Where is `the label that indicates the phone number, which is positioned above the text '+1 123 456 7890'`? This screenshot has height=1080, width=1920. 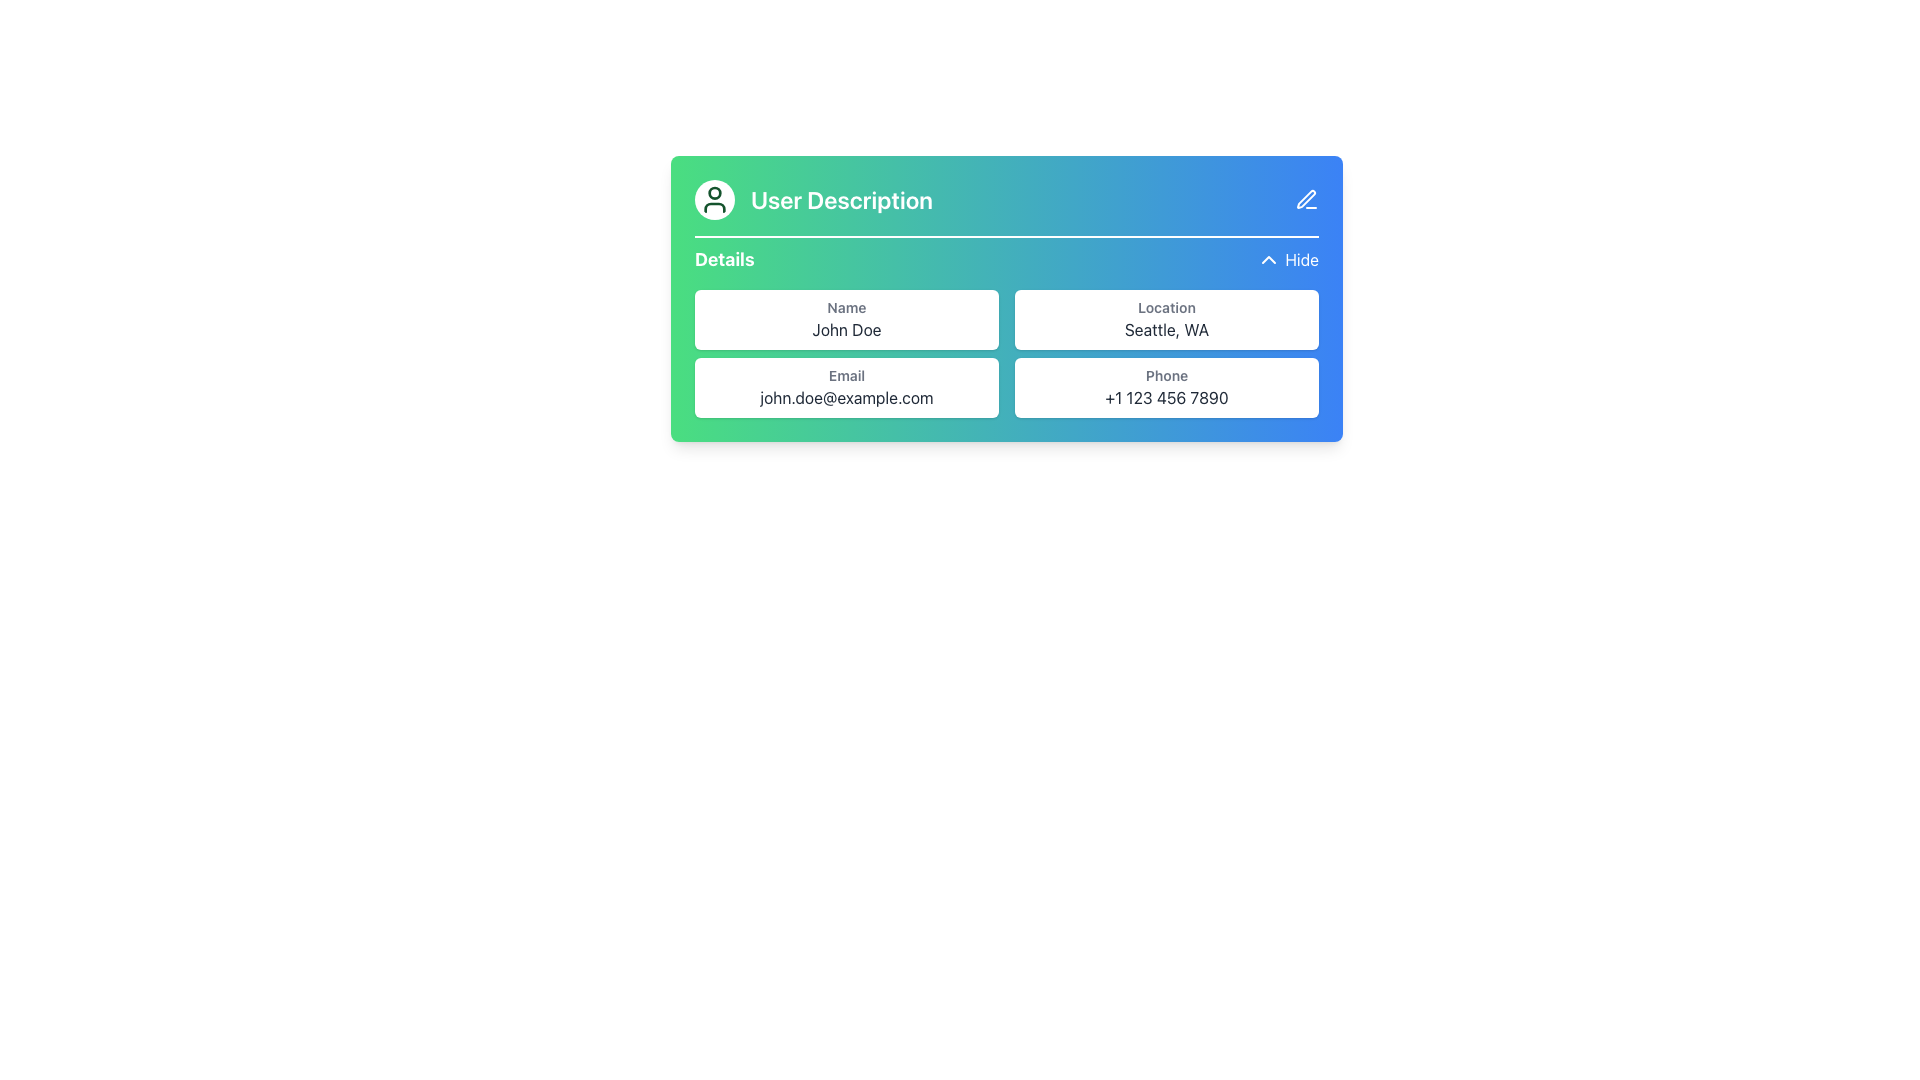 the label that indicates the phone number, which is positioned above the text '+1 123 456 7890' is located at coordinates (1166, 375).